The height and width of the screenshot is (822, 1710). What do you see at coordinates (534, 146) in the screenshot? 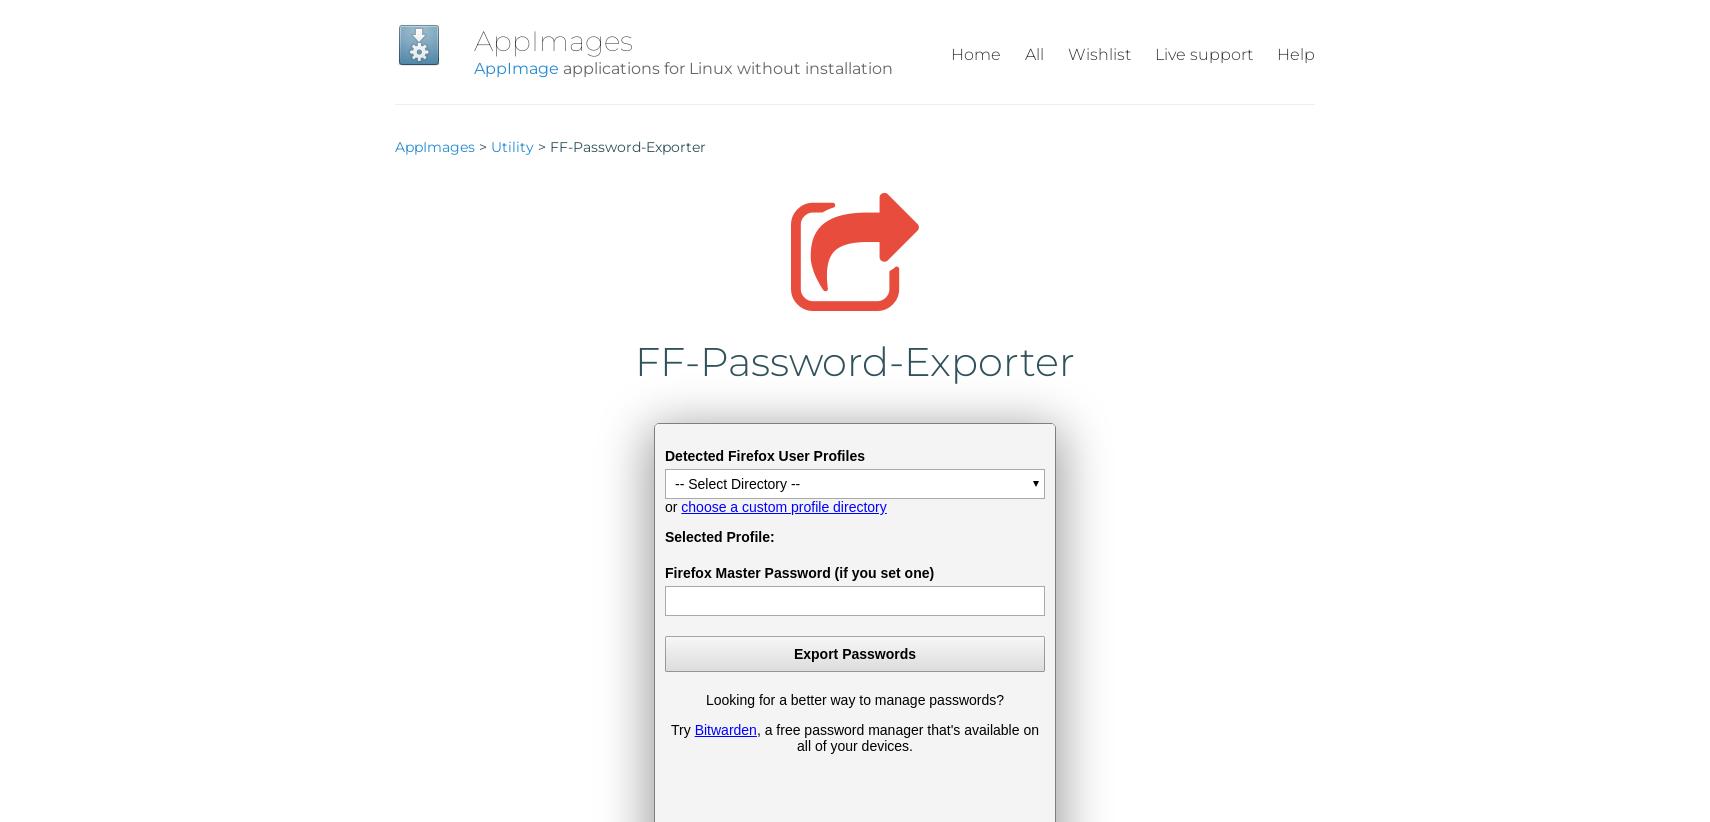
I see `'> FF-Password-Exporter'` at bounding box center [534, 146].